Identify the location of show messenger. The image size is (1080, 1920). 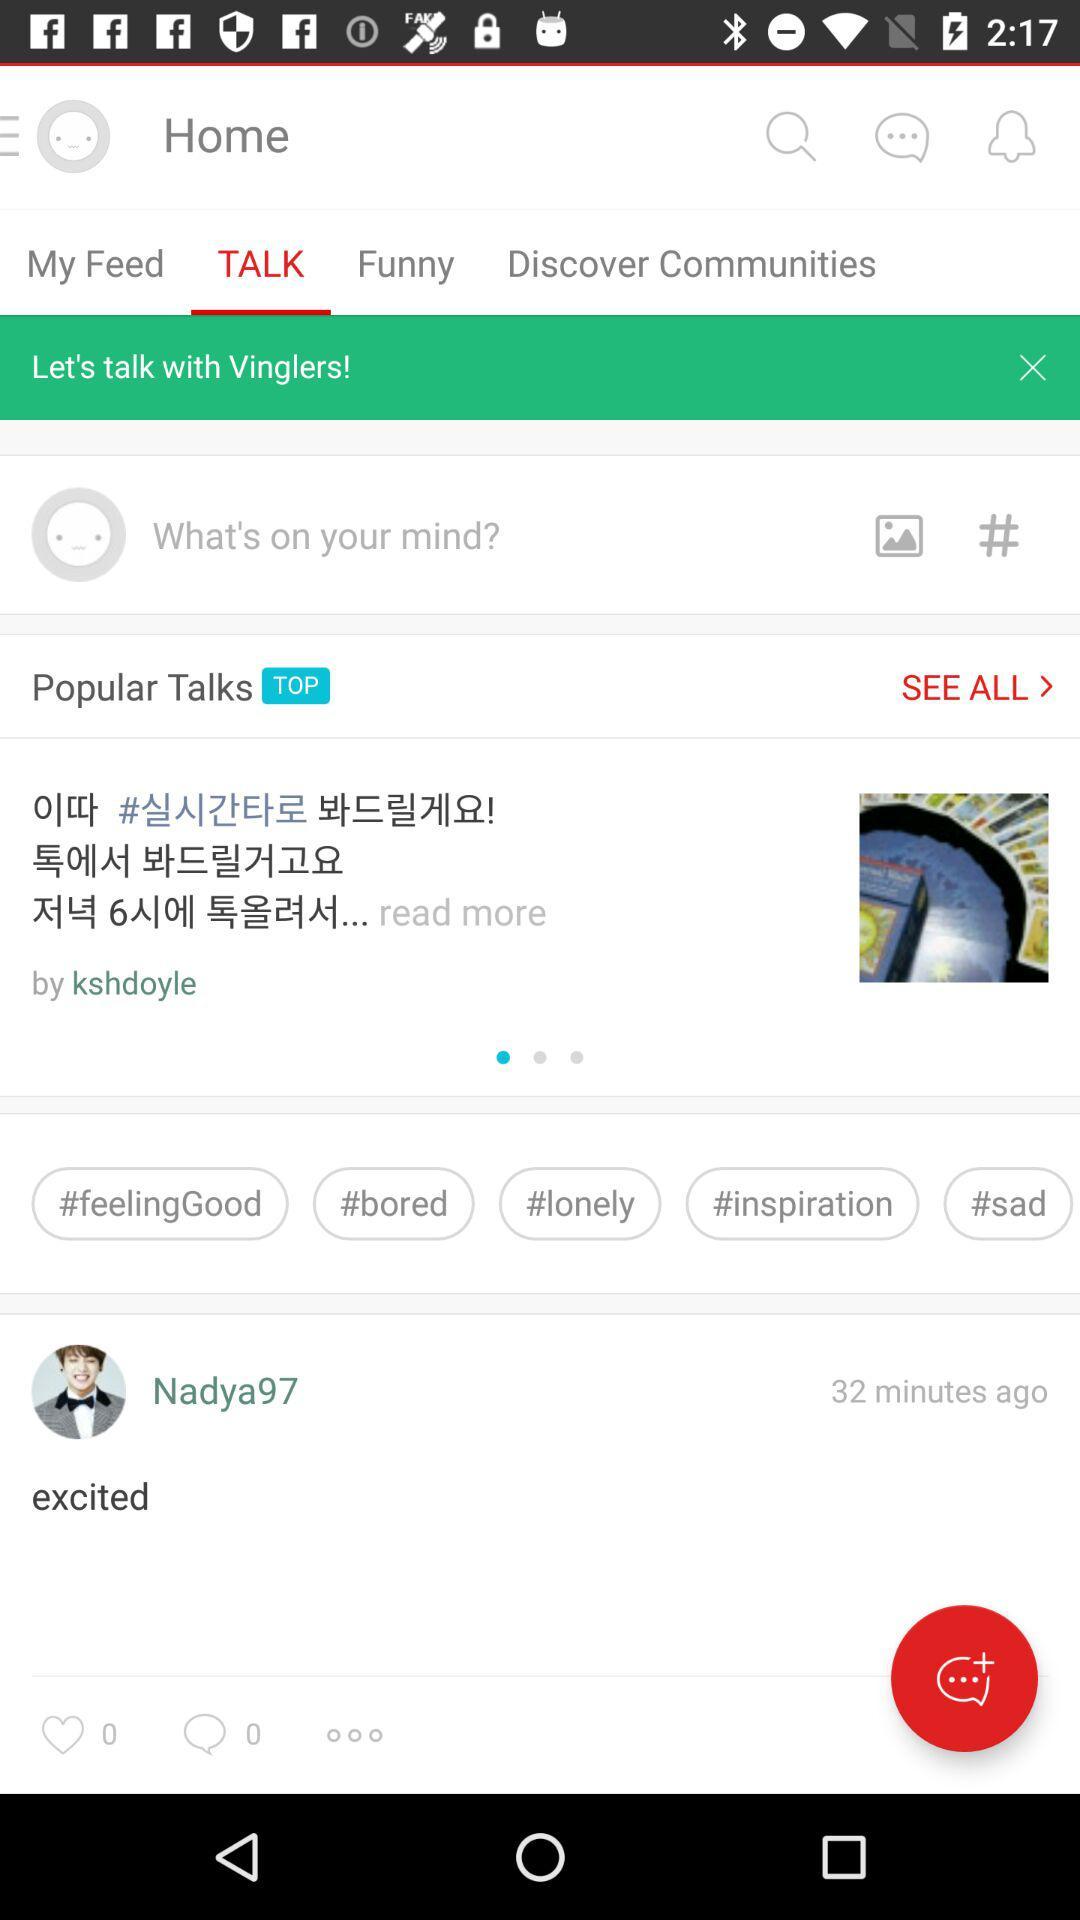
(963, 1678).